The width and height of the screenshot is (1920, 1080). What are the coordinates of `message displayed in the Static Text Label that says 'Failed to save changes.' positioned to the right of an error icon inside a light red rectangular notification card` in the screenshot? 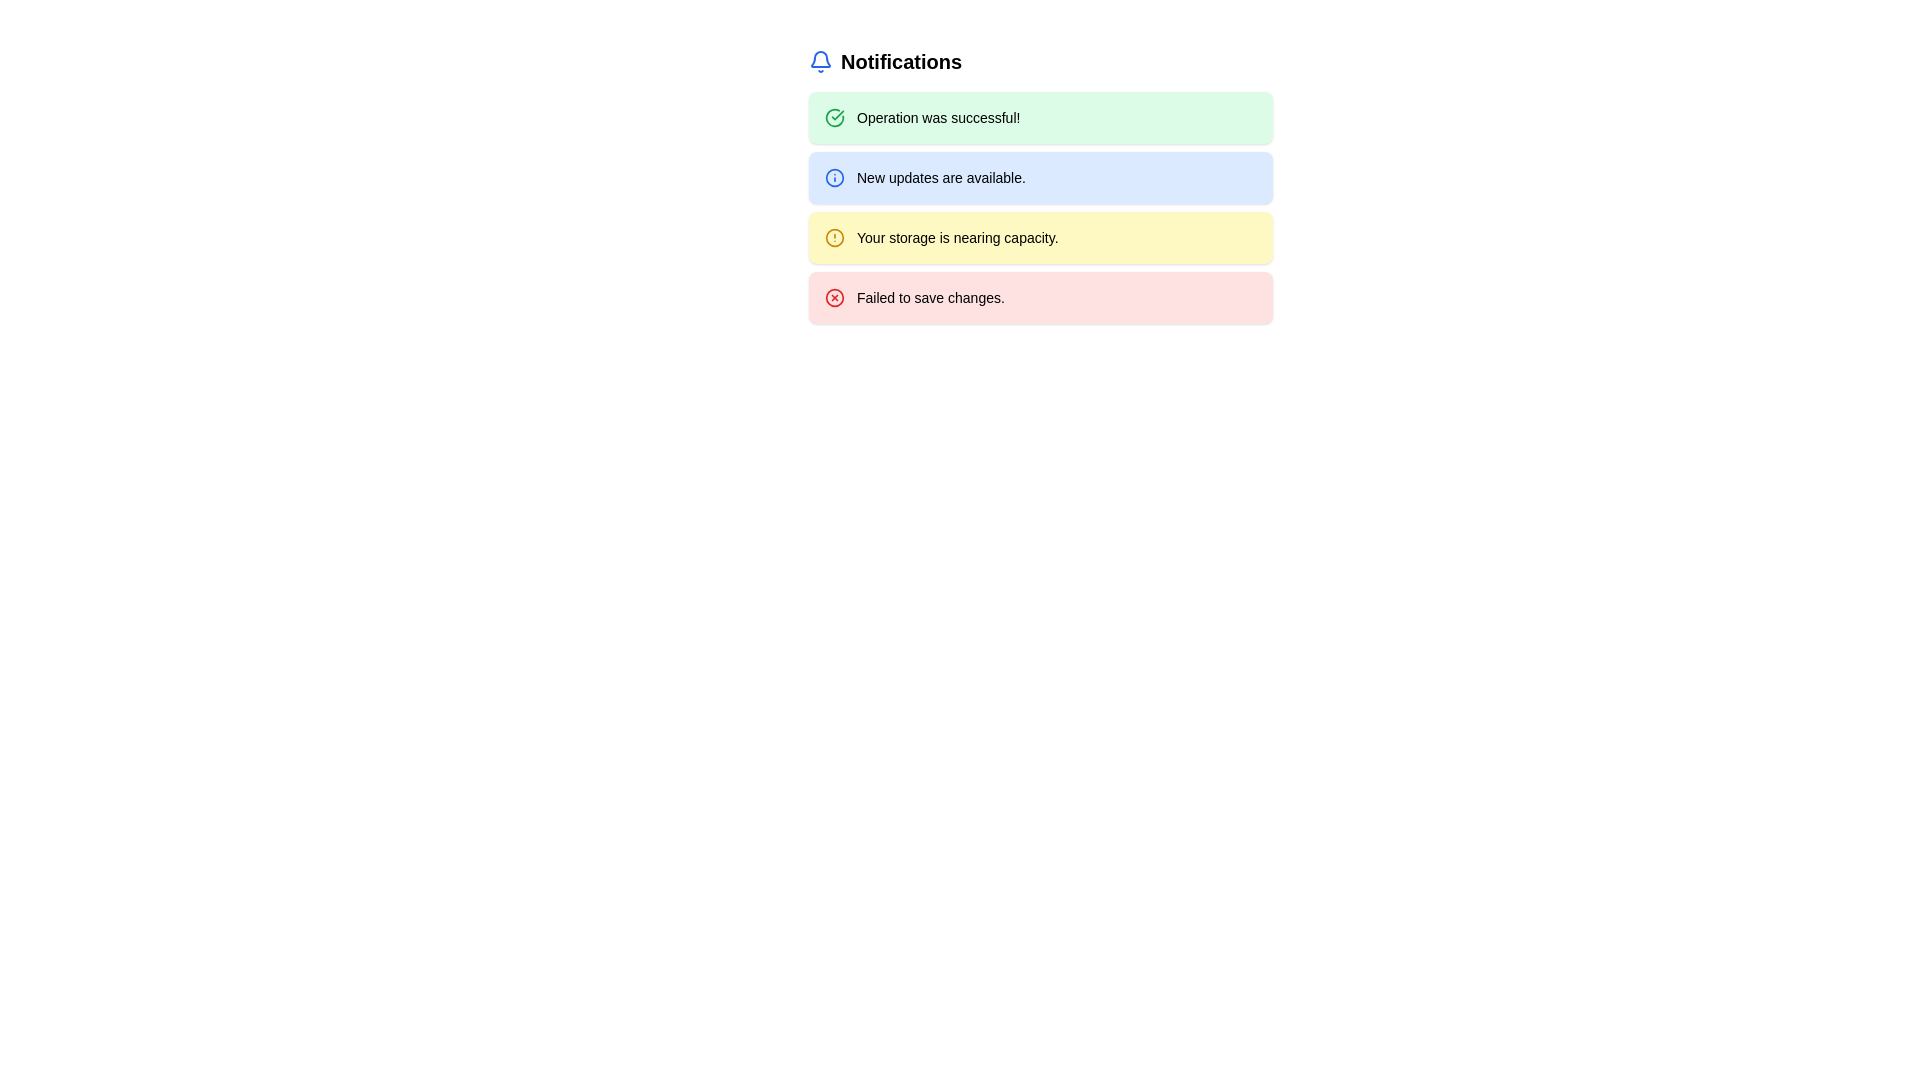 It's located at (930, 297).